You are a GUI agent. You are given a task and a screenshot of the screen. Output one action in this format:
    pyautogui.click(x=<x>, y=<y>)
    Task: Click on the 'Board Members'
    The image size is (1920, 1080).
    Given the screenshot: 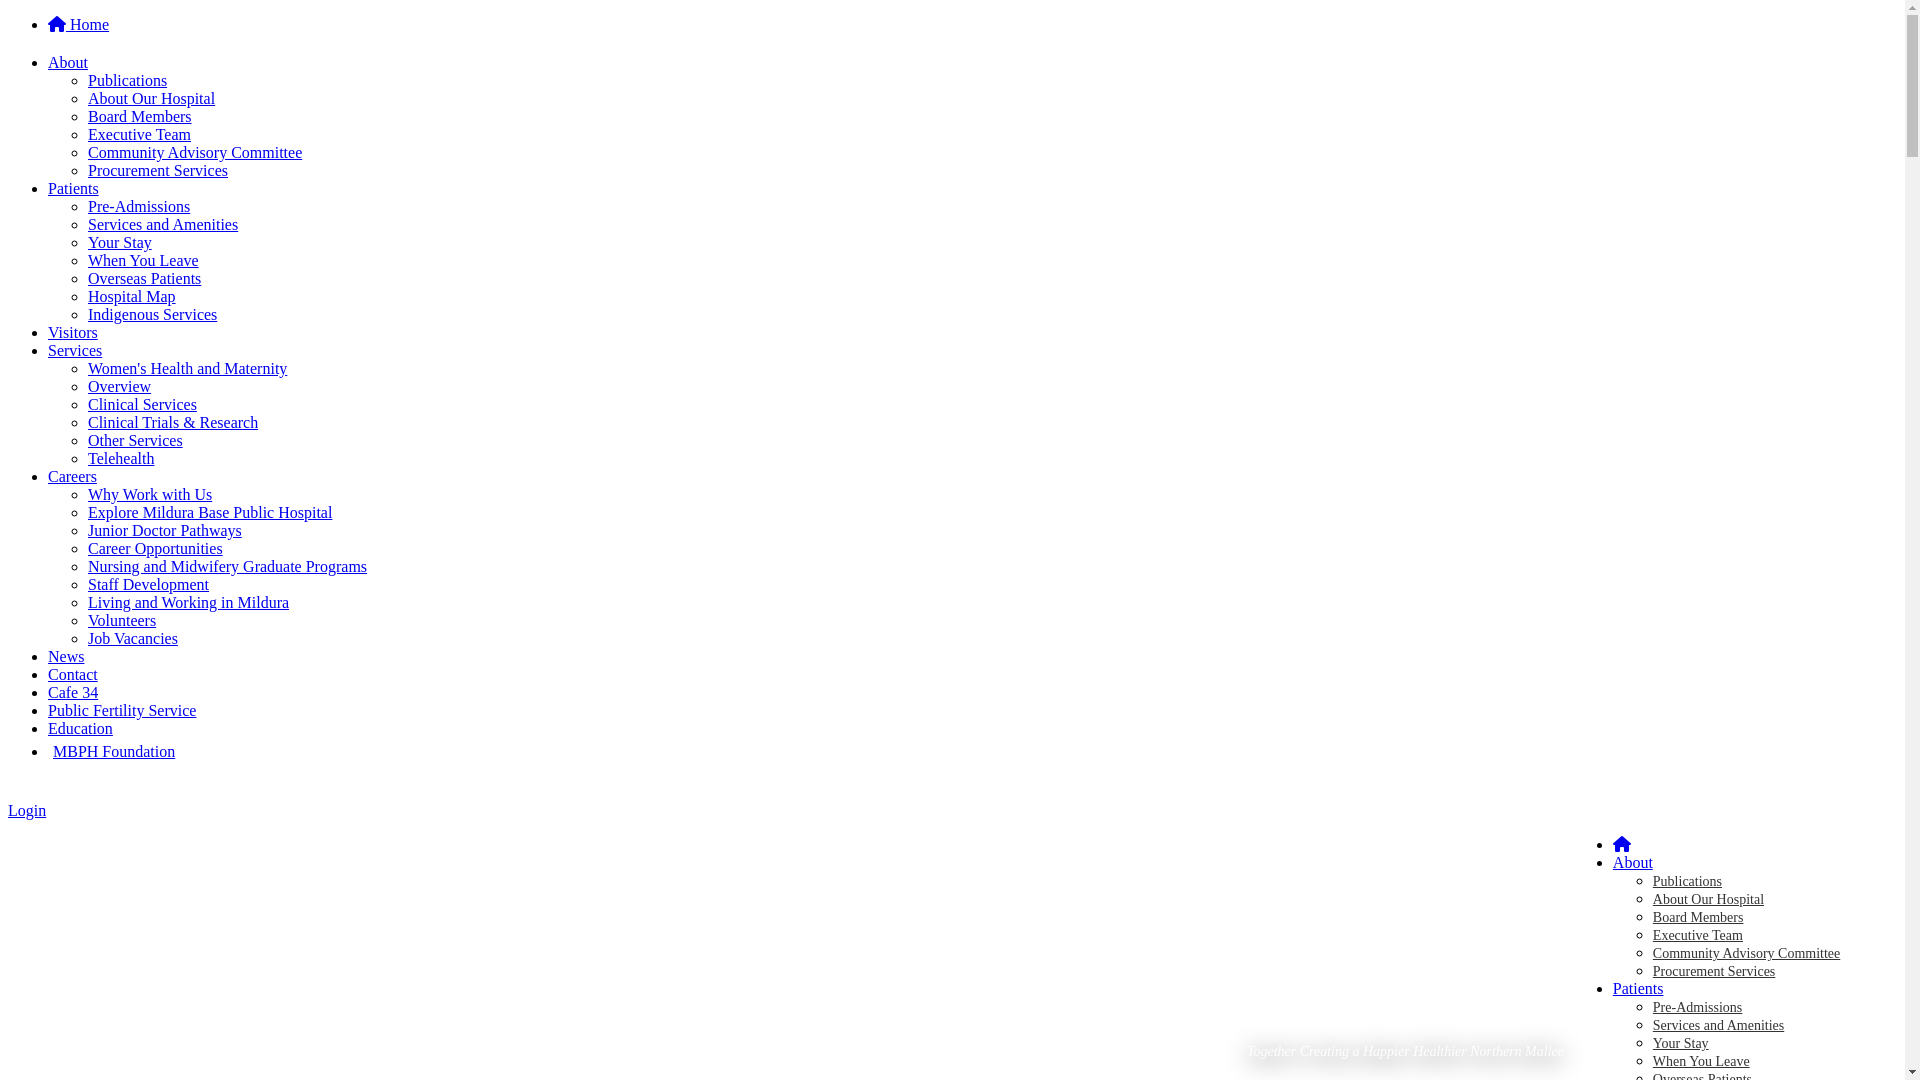 What is the action you would take?
    pyautogui.click(x=1652, y=917)
    